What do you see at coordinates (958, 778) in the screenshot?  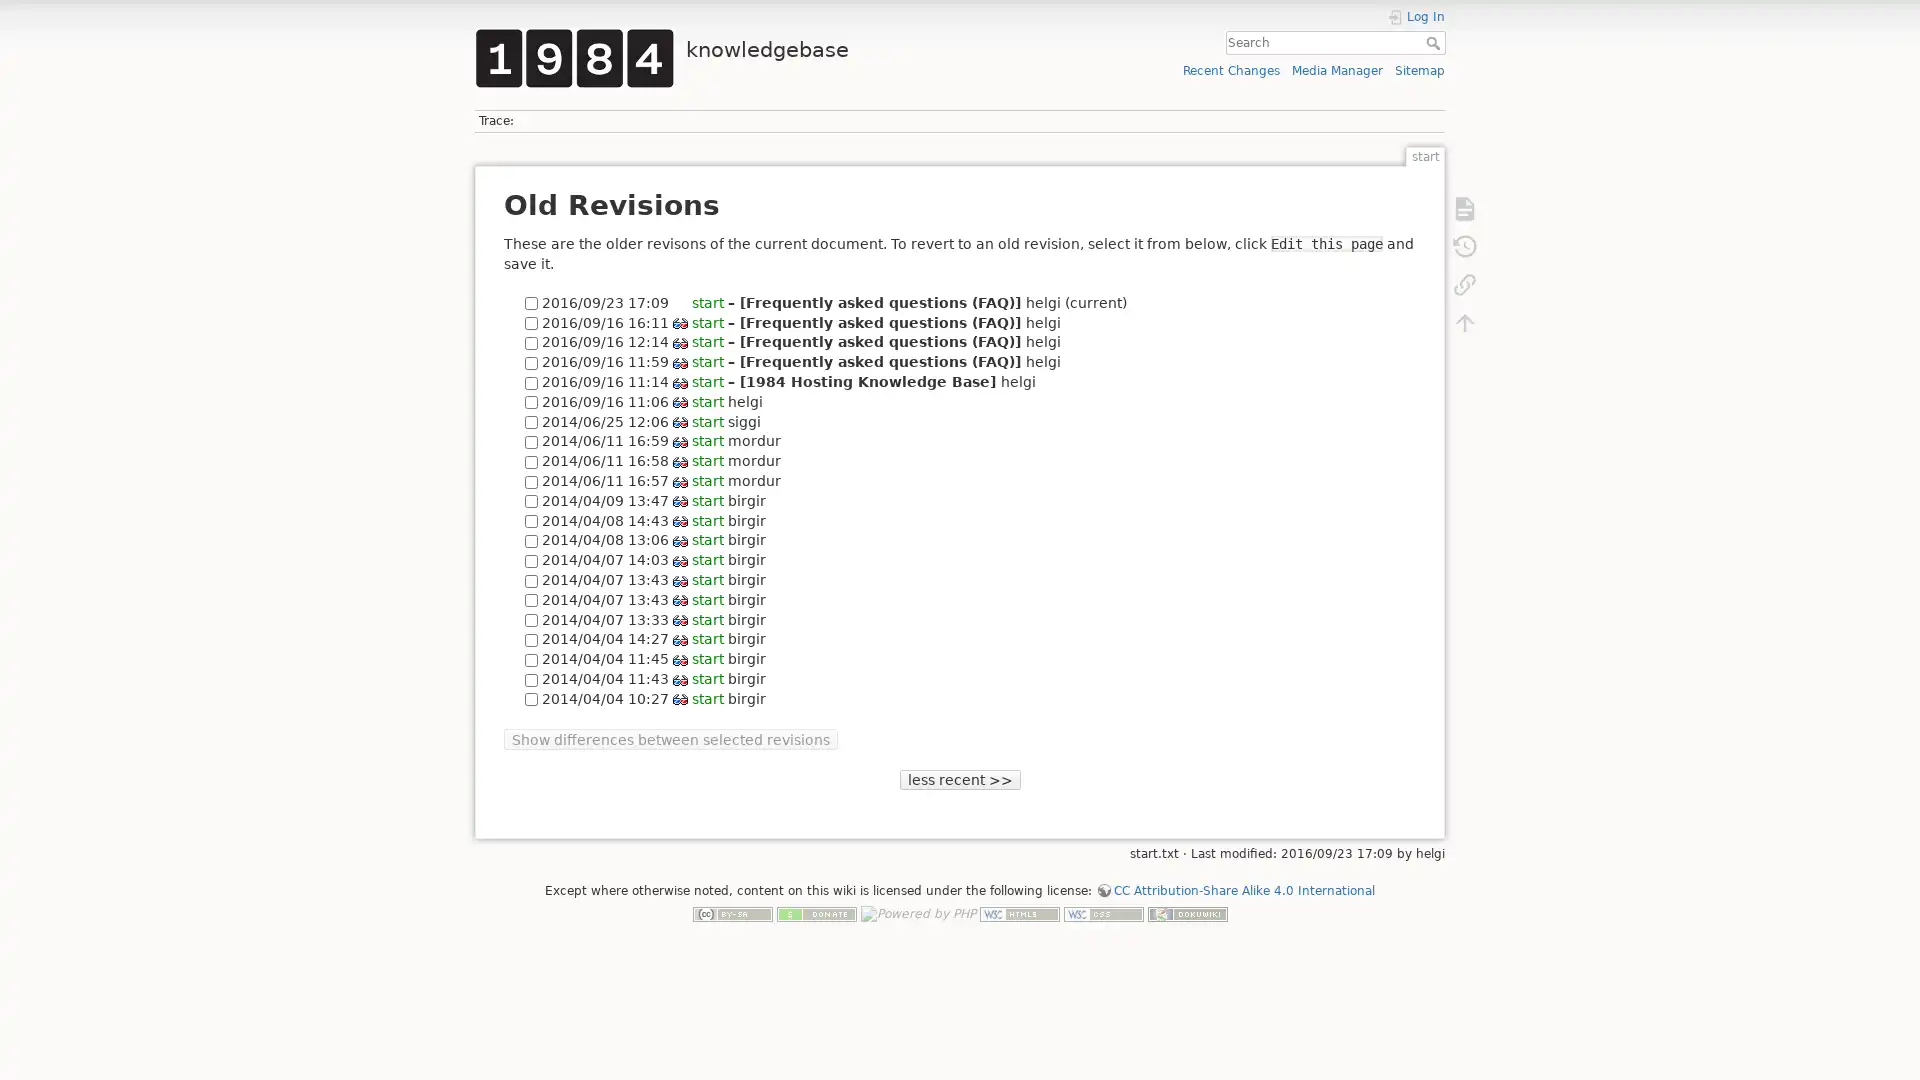 I see `less recent >>` at bounding box center [958, 778].